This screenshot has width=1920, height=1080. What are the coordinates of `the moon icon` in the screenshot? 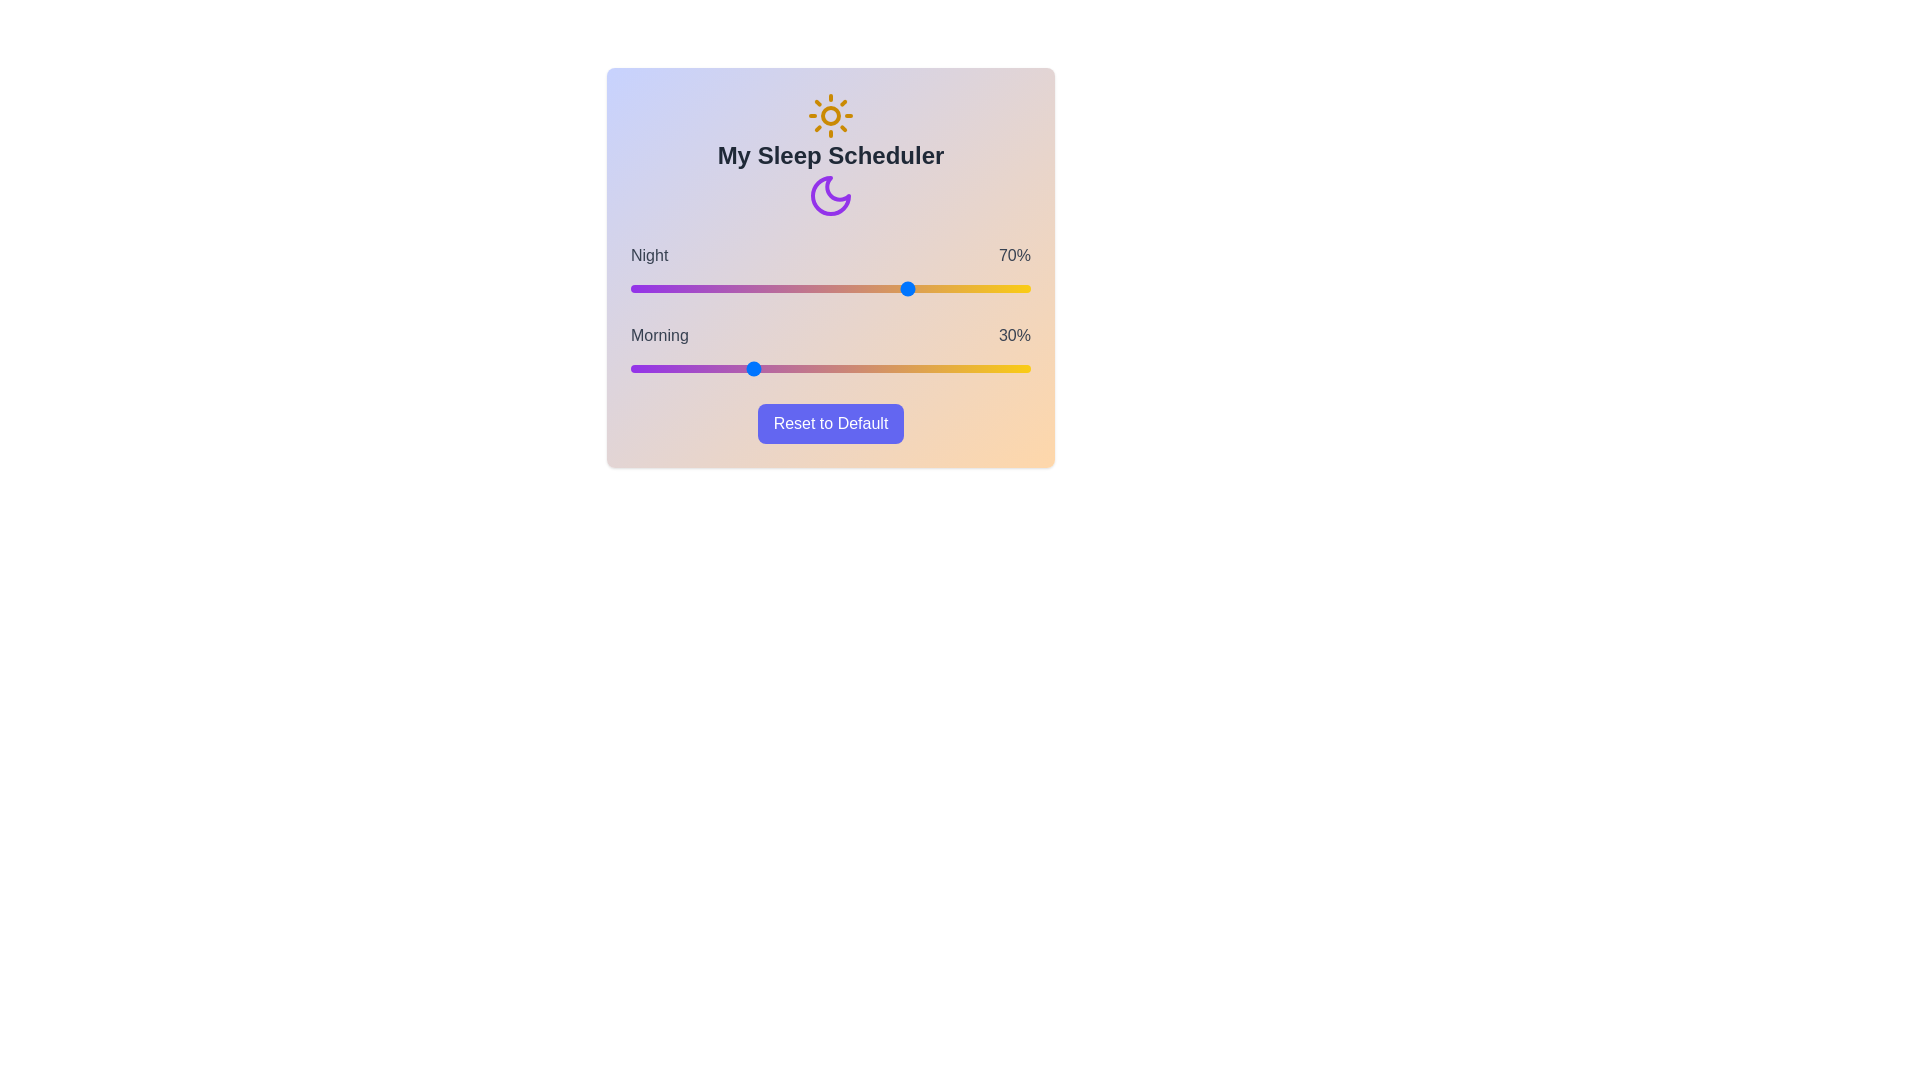 It's located at (830, 196).